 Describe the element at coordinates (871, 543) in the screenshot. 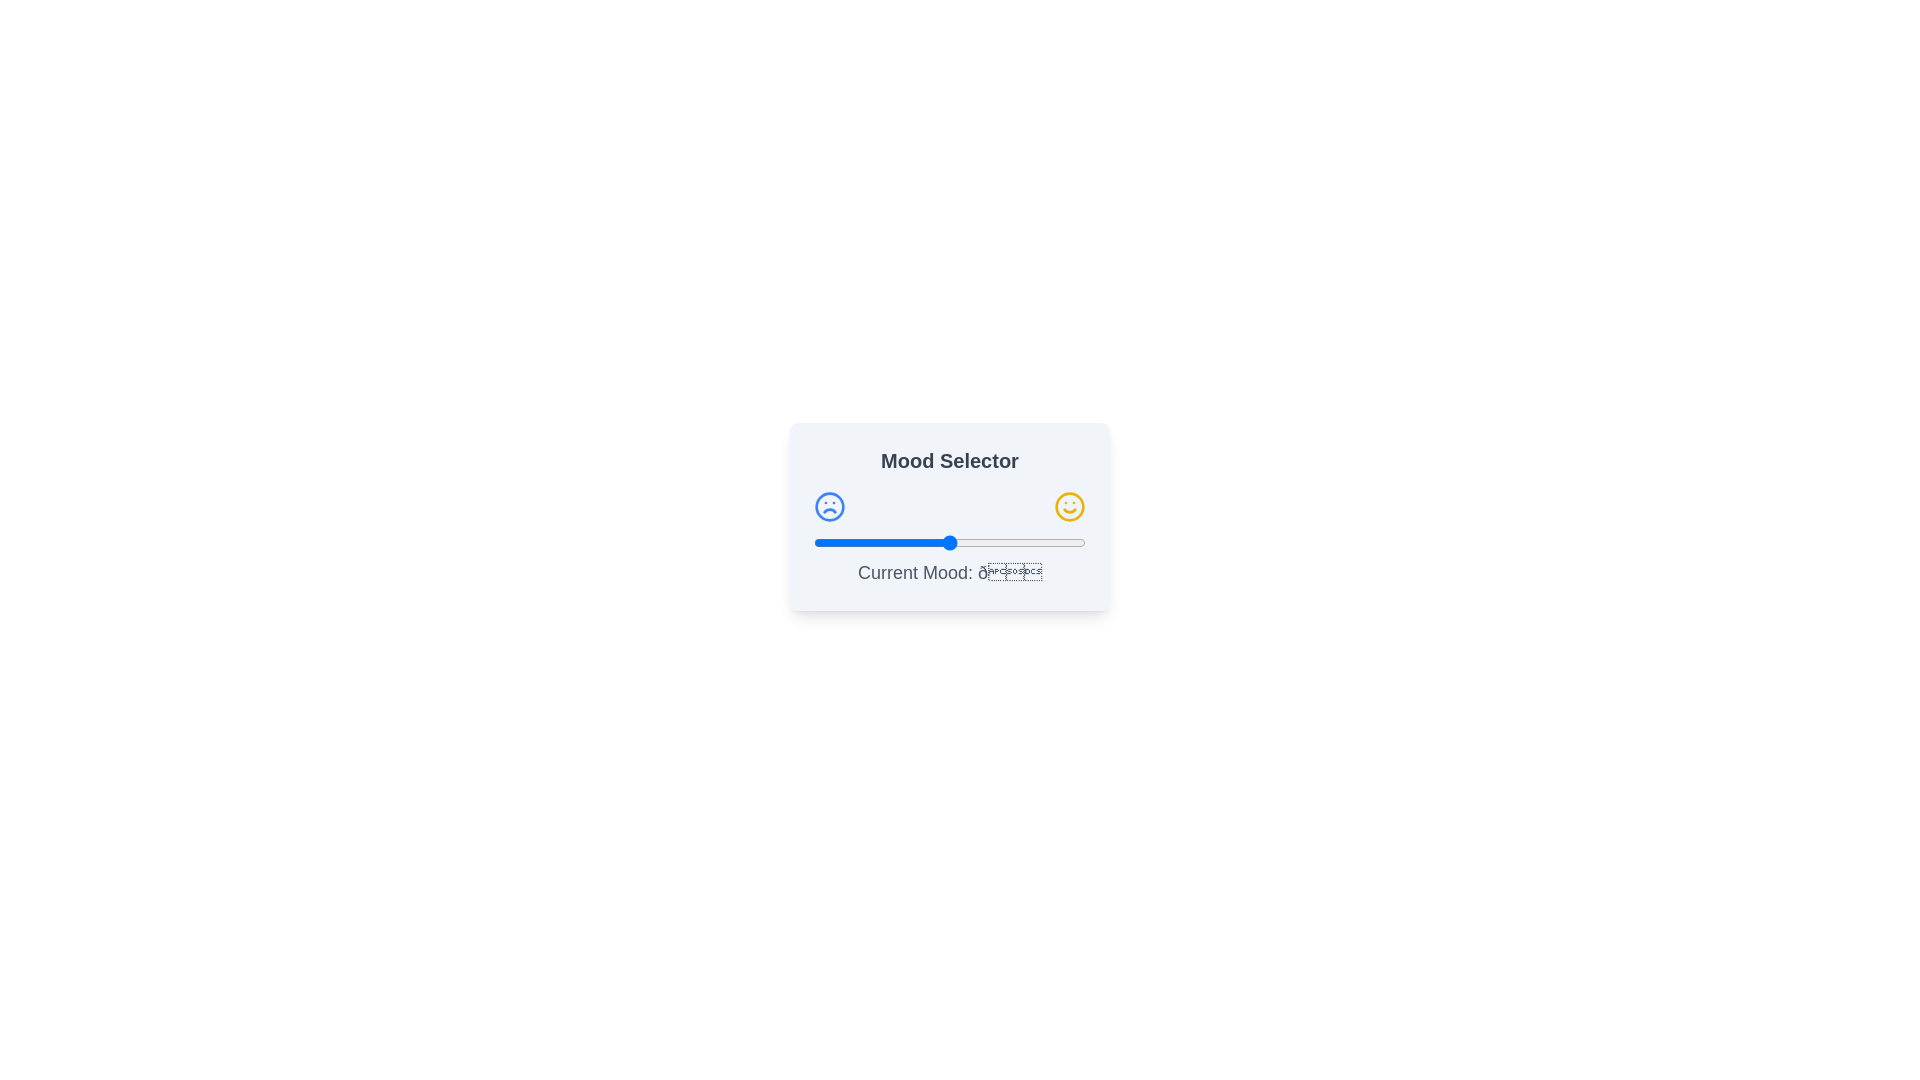

I see `the slider to set the mood value to 21` at that location.